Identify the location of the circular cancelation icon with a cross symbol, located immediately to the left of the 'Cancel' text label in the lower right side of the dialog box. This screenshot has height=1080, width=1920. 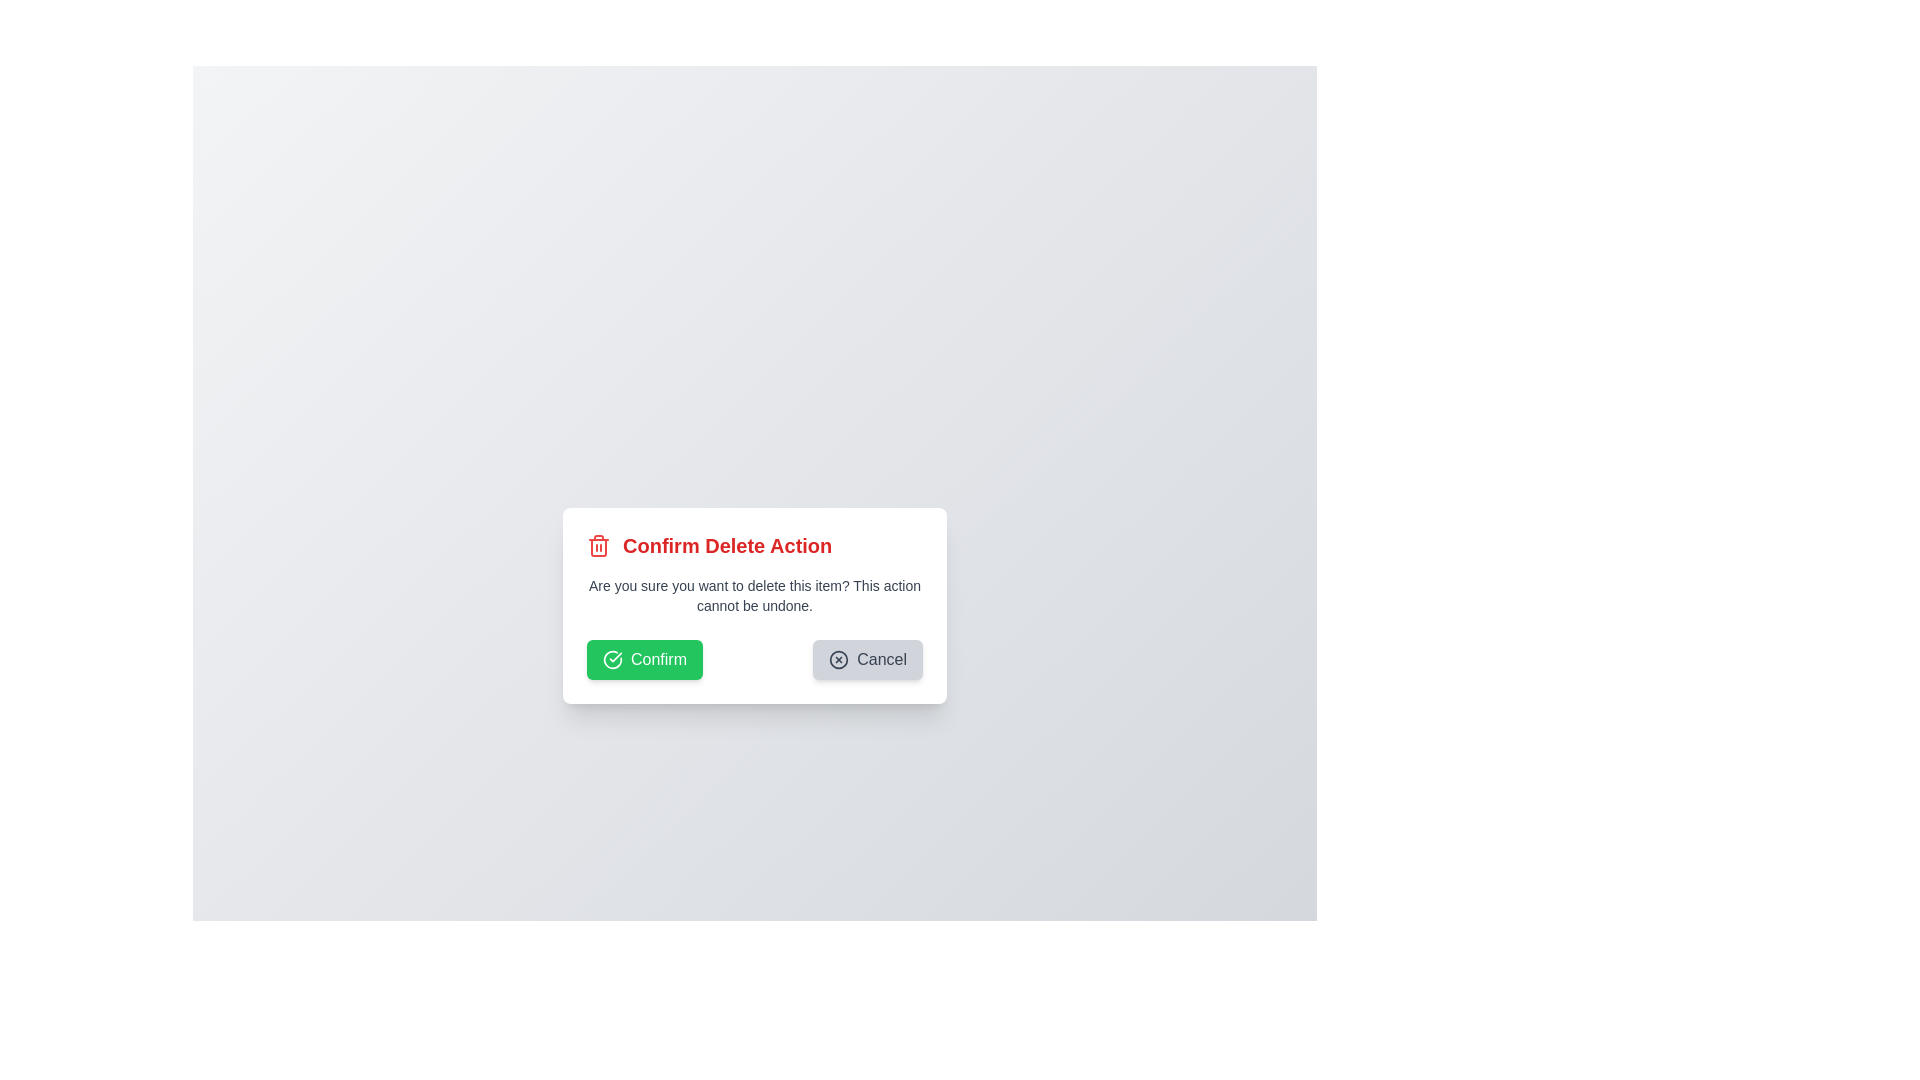
(839, 659).